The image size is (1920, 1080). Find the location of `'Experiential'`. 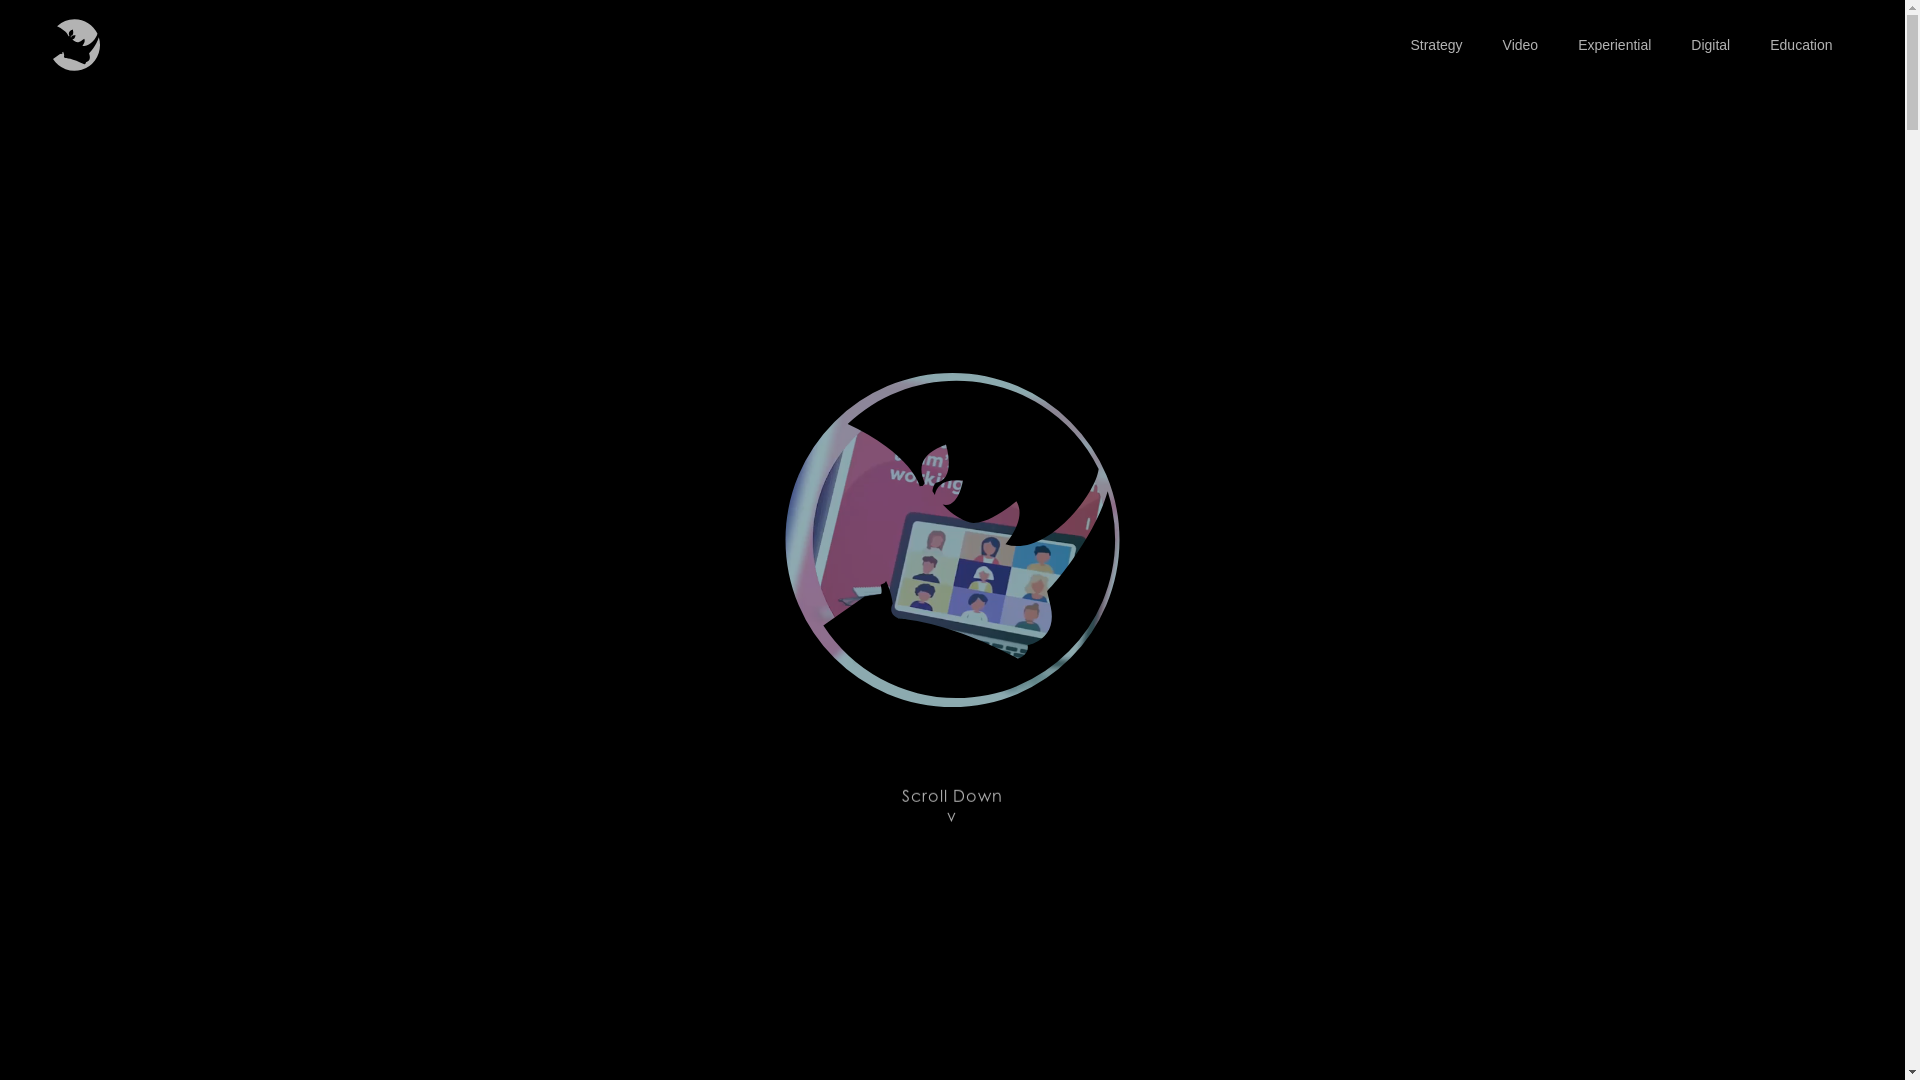

'Experiential' is located at coordinates (1614, 45).